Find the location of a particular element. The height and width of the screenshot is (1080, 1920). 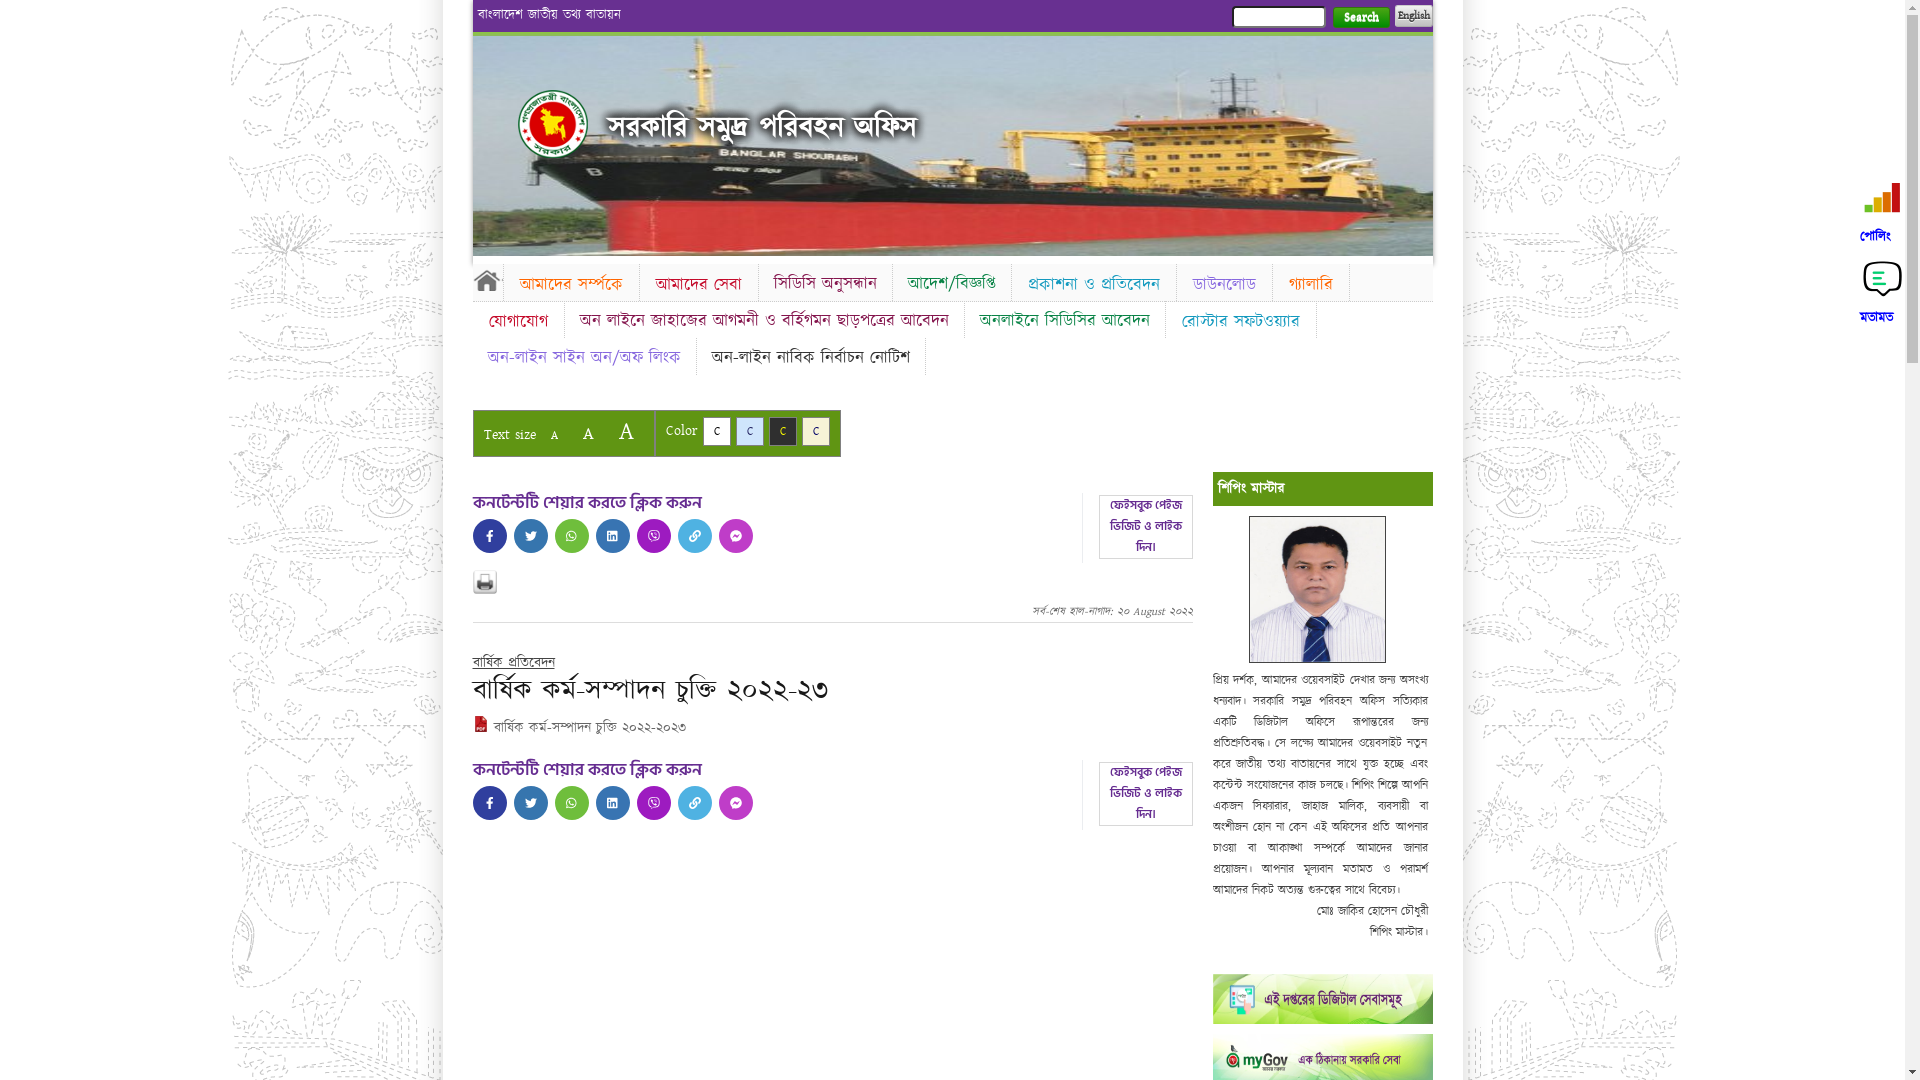

'A' is located at coordinates (539, 434).